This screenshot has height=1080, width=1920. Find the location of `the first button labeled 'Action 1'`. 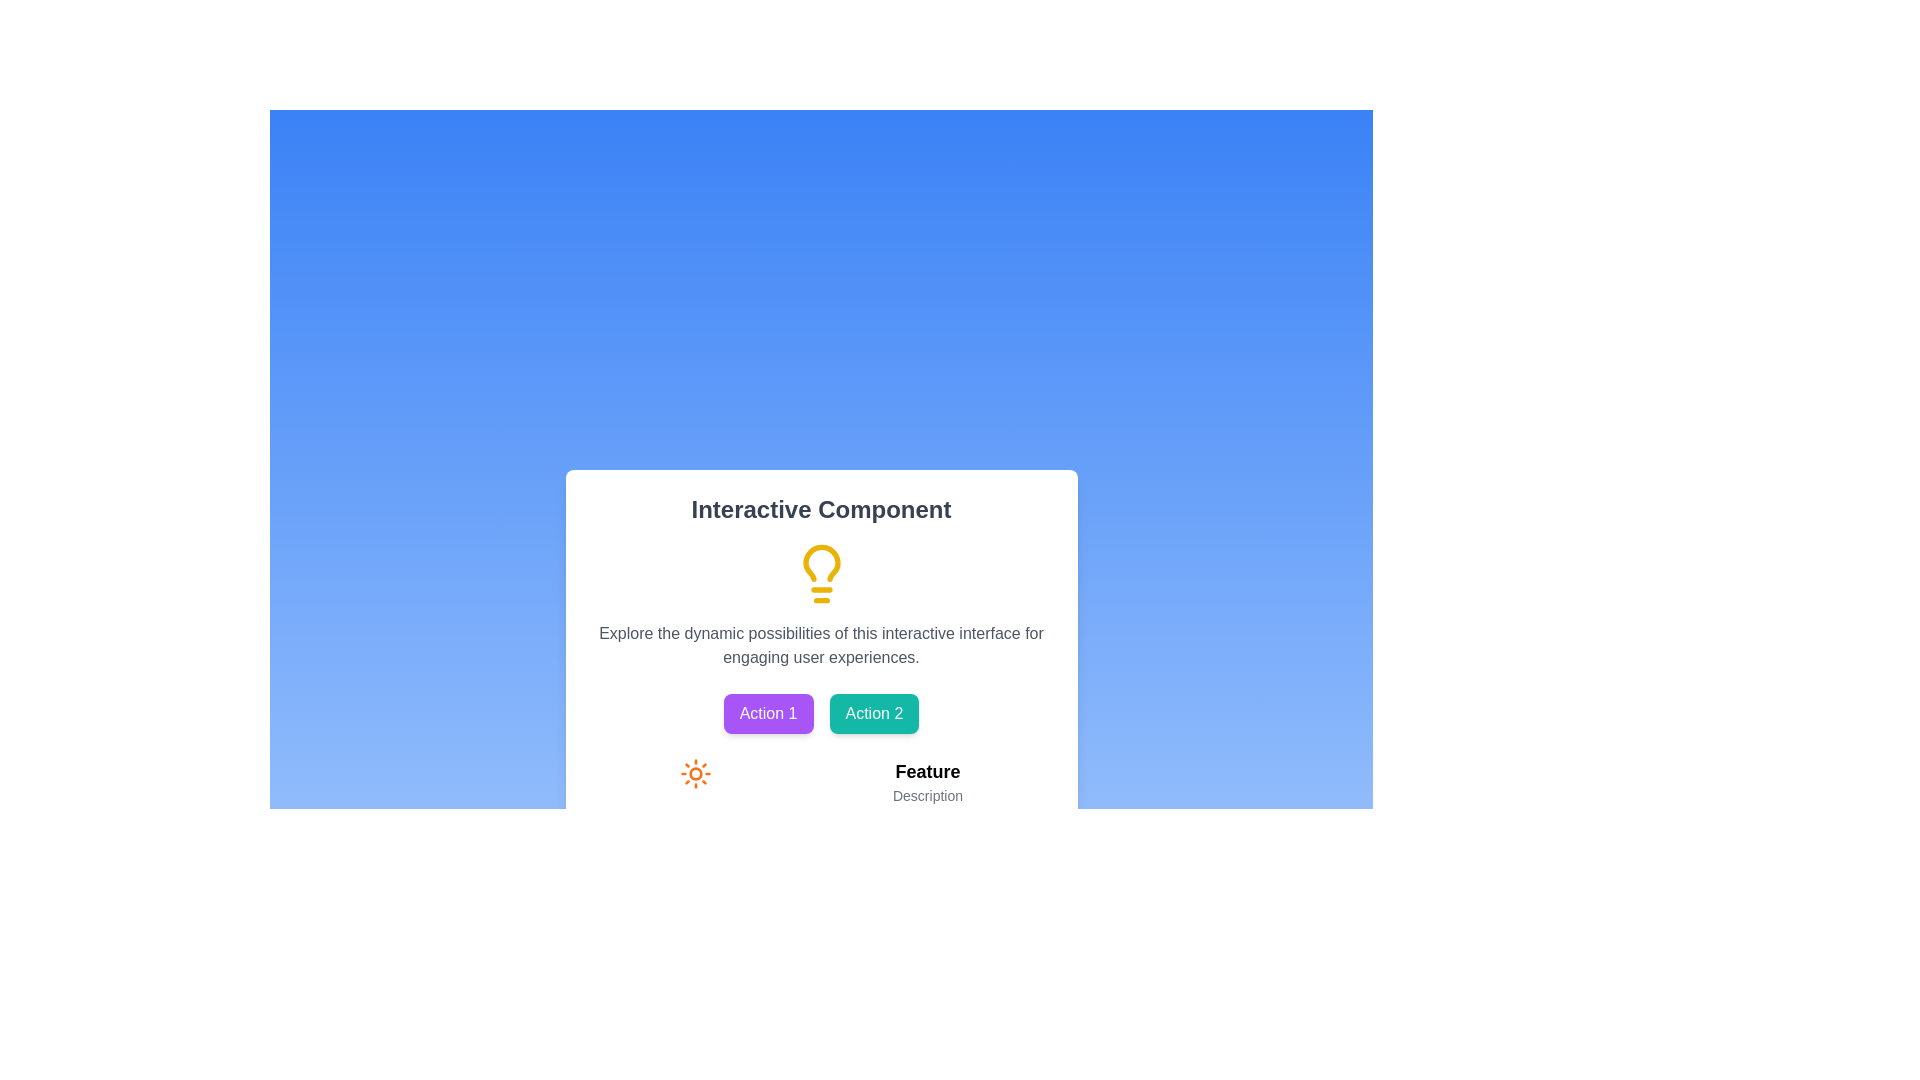

the first button labeled 'Action 1' is located at coordinates (767, 712).